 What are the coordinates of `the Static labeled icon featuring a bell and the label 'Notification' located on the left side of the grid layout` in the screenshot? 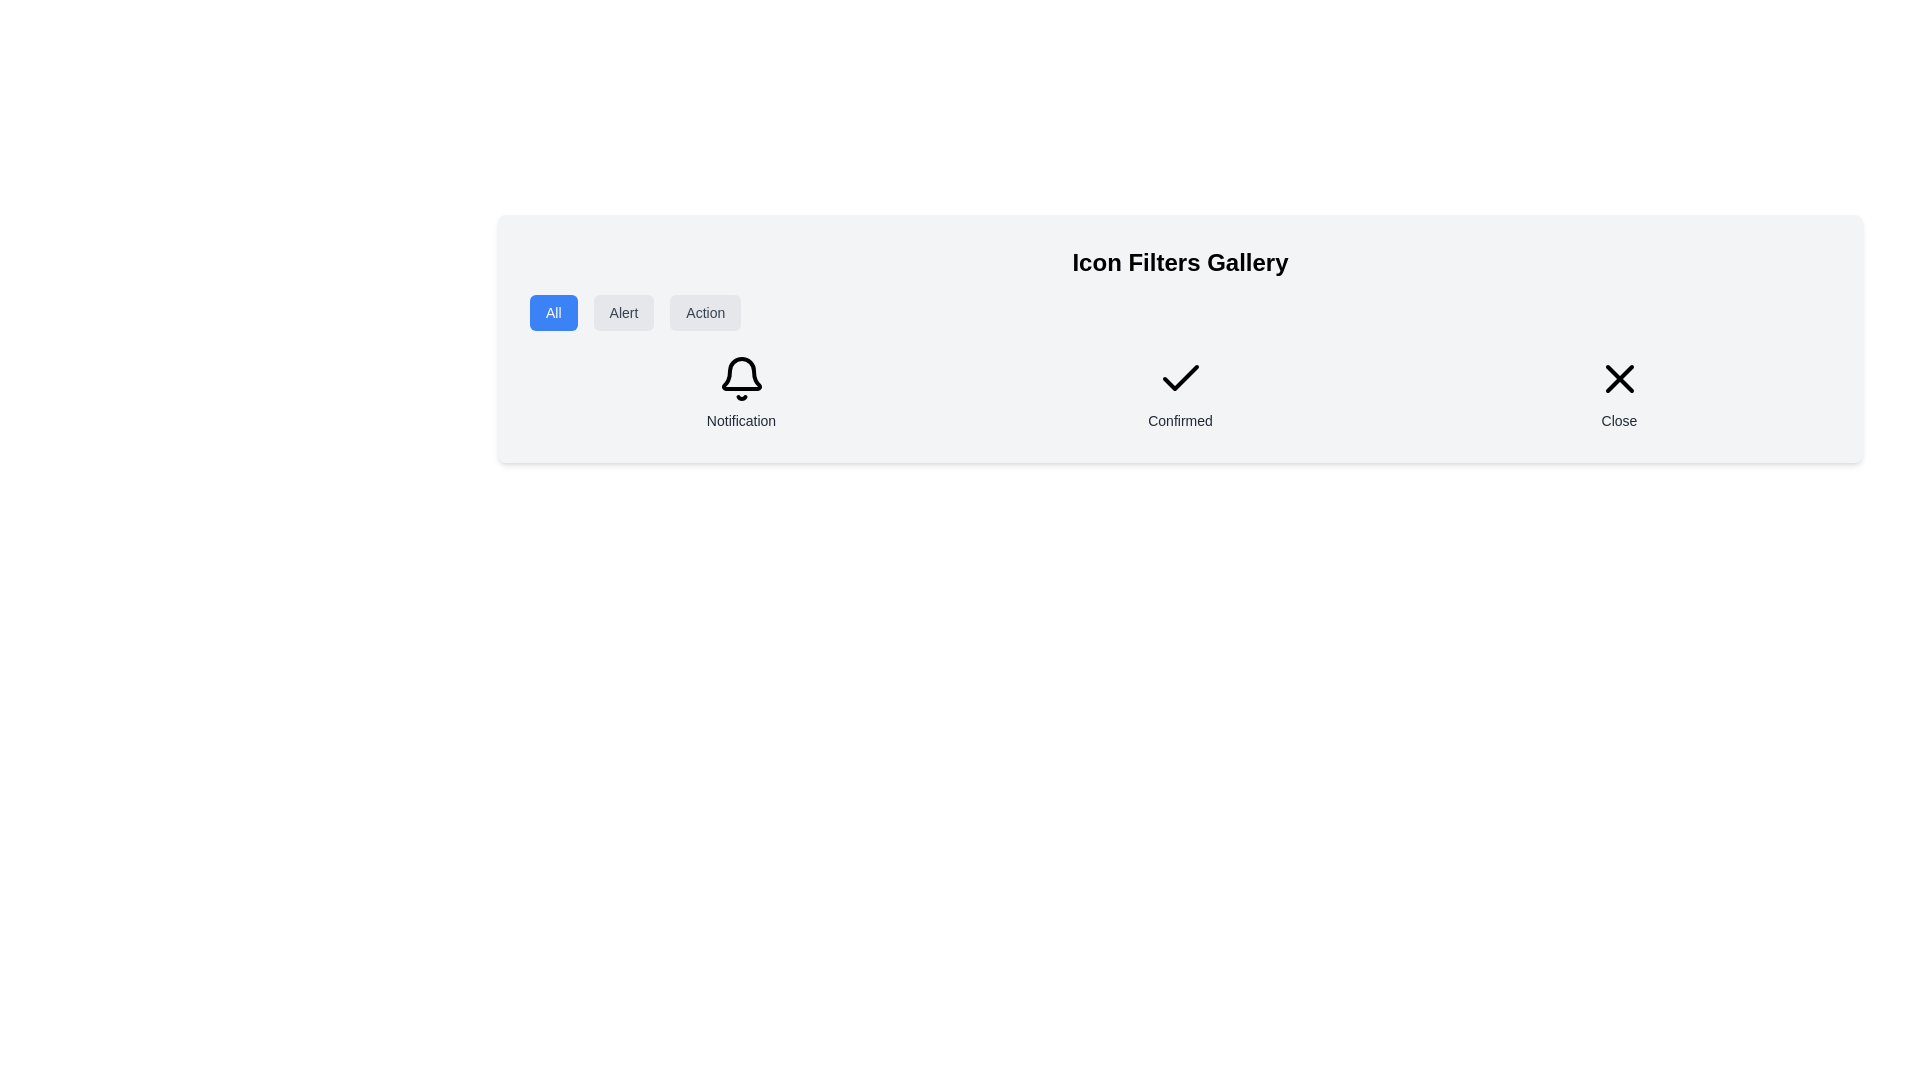 It's located at (740, 393).